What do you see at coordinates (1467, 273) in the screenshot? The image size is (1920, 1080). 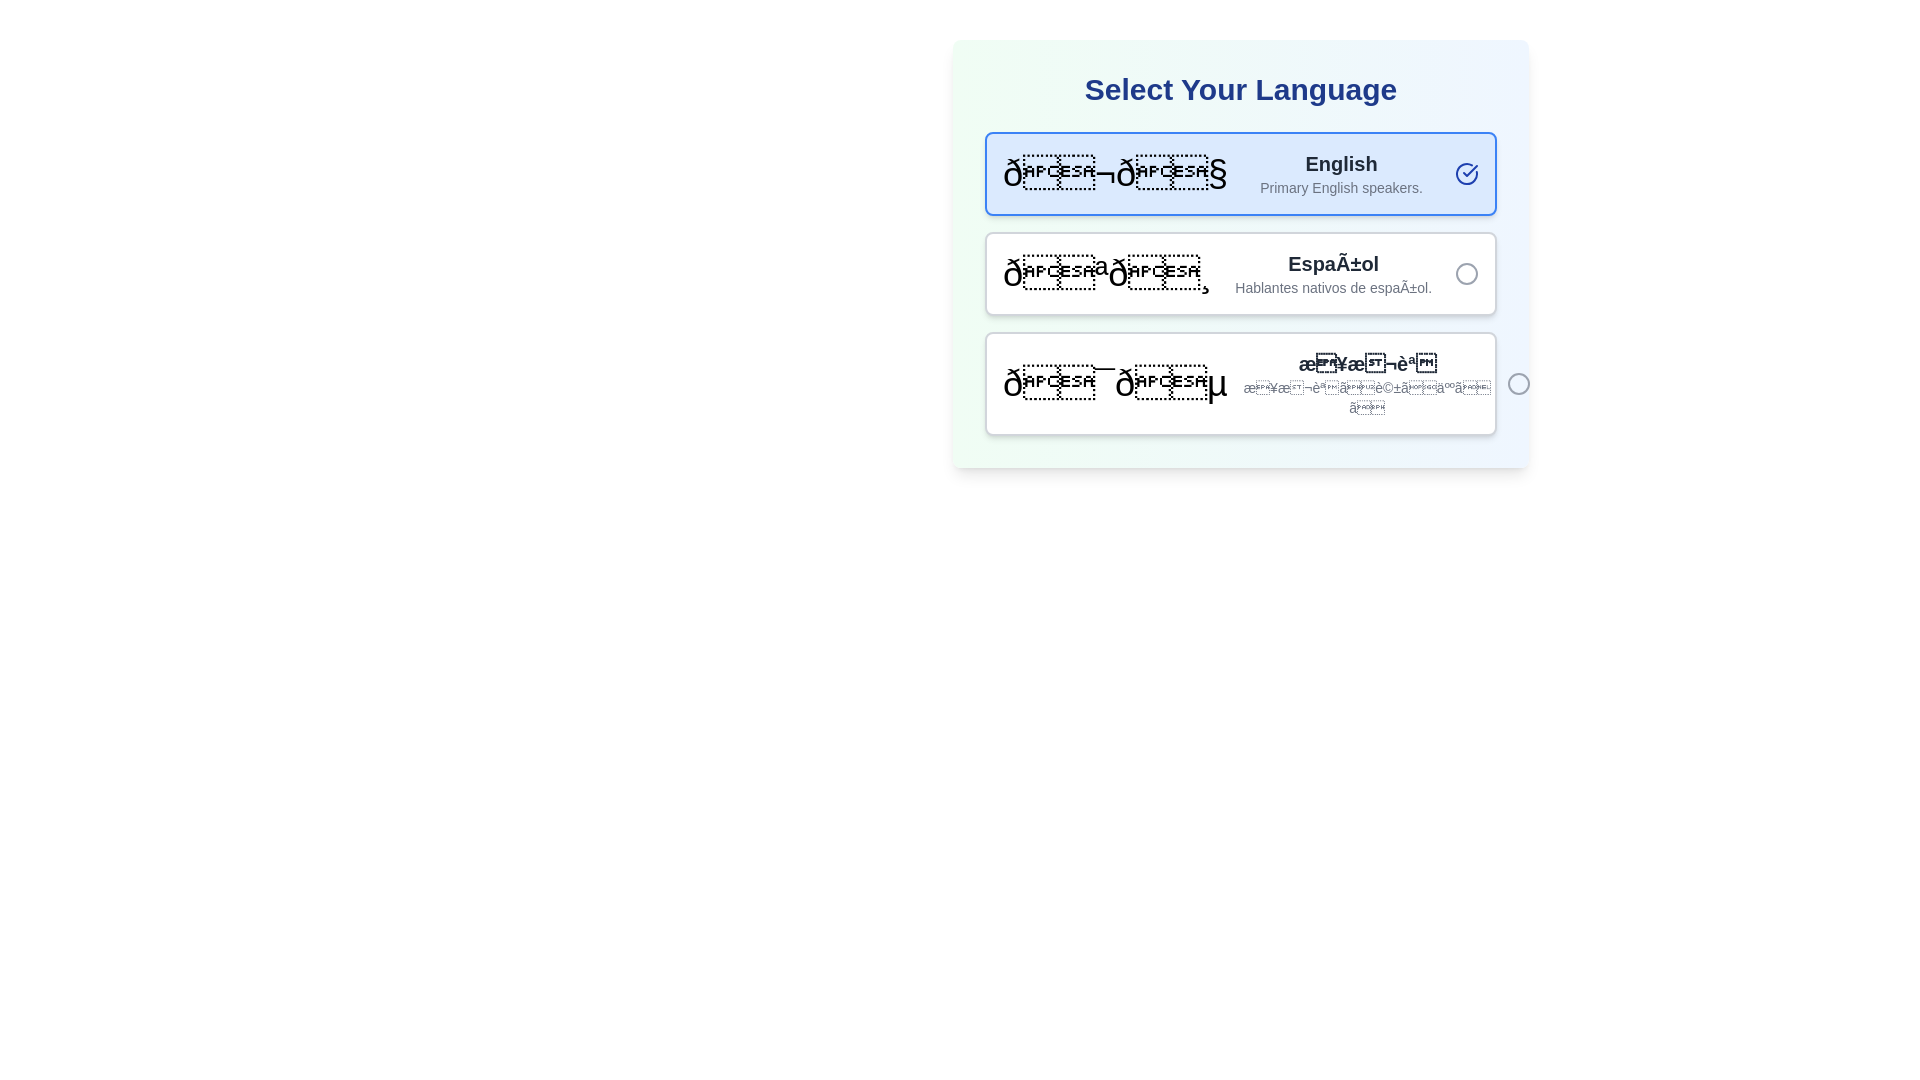 I see `the circular outline icon at the far right end of the second row in the 'Select Your Language' menu` at bounding box center [1467, 273].